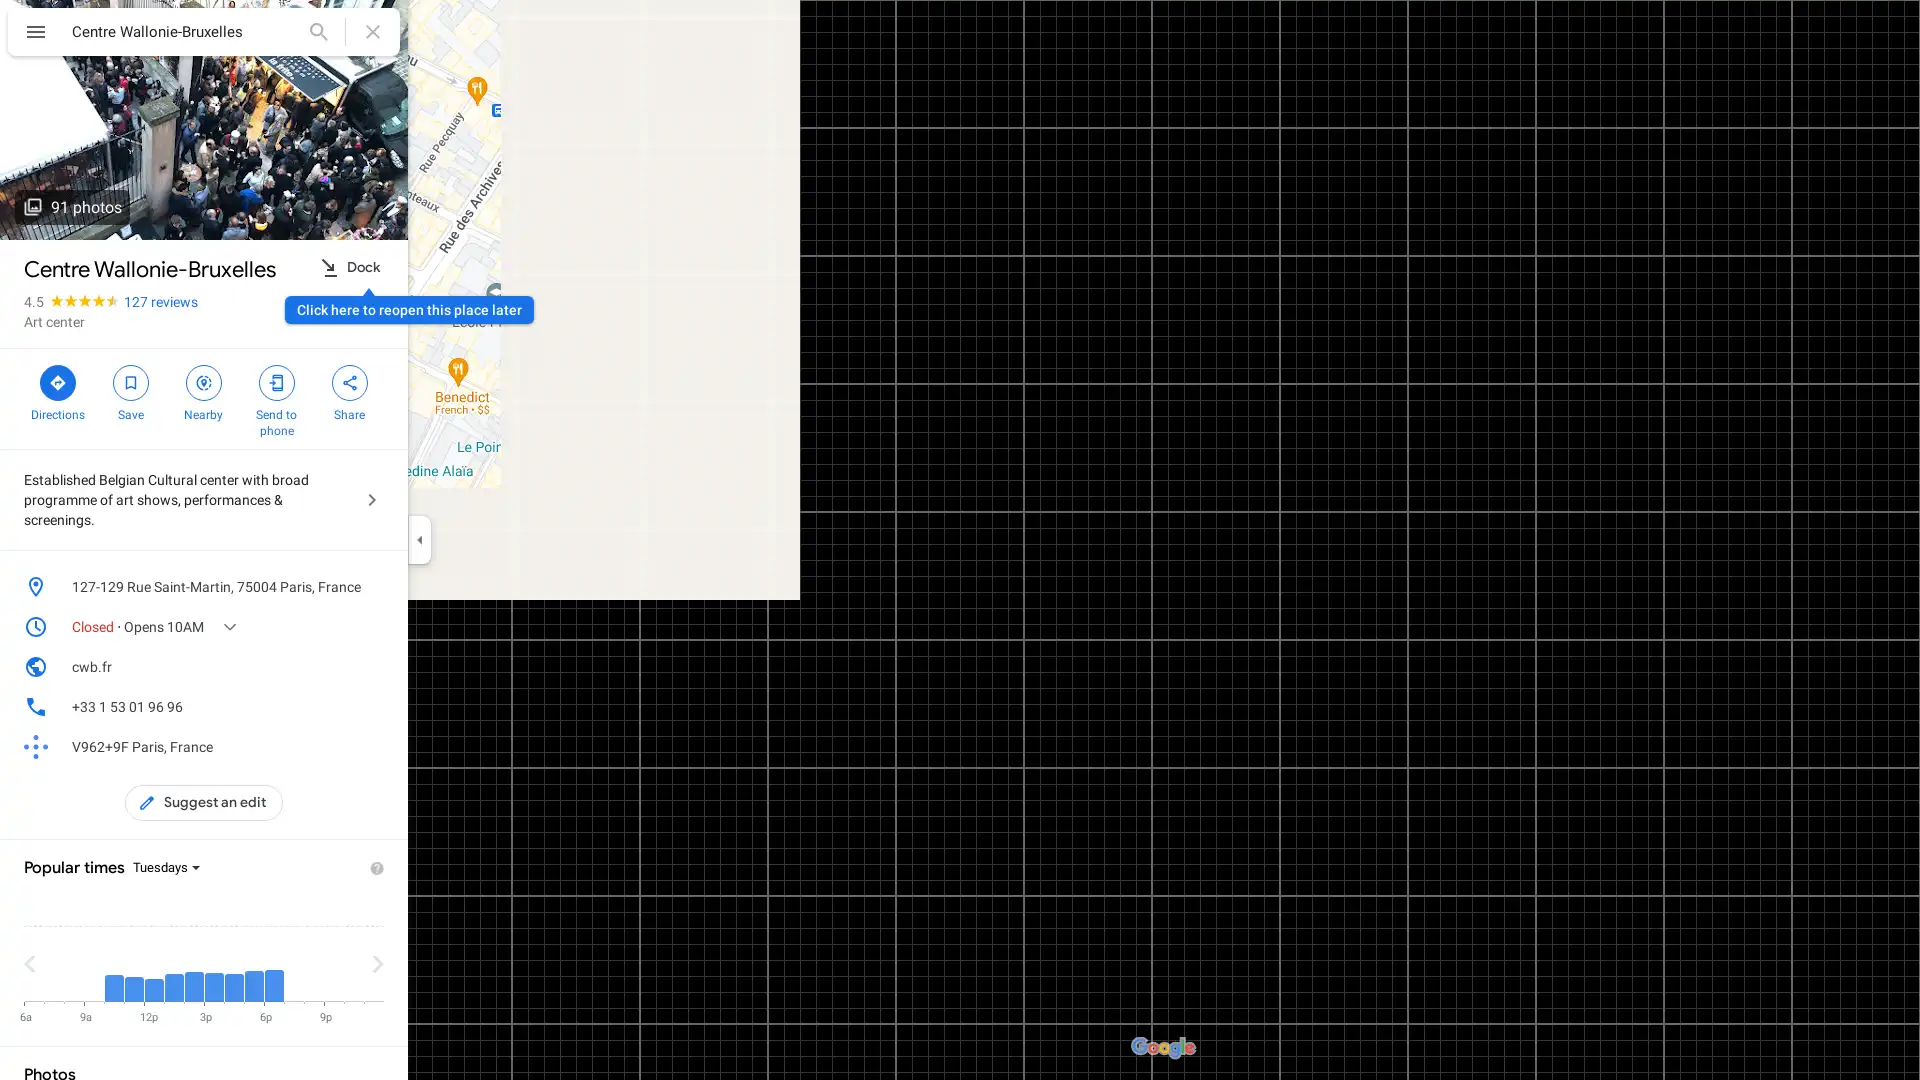  I want to click on Copy plus code, so click(344, 747).